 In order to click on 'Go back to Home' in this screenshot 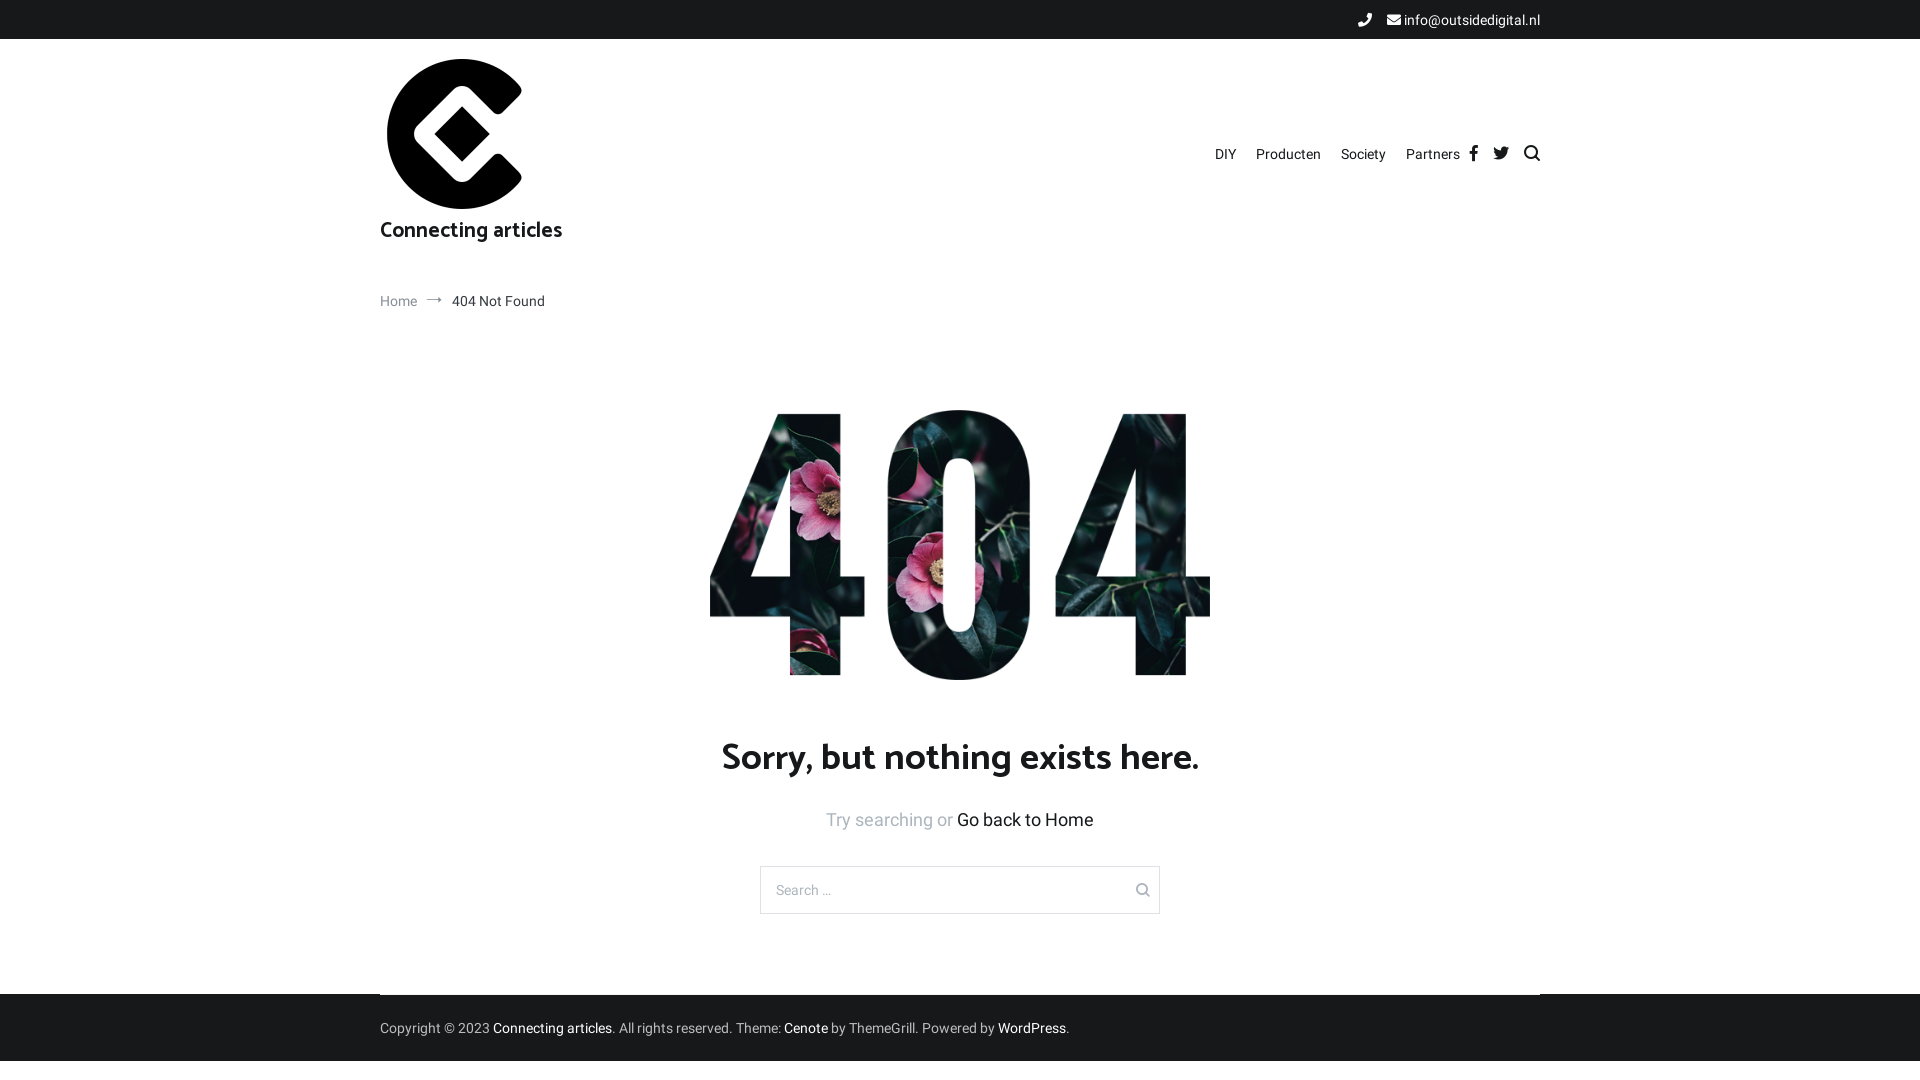, I will do `click(1025, 819)`.